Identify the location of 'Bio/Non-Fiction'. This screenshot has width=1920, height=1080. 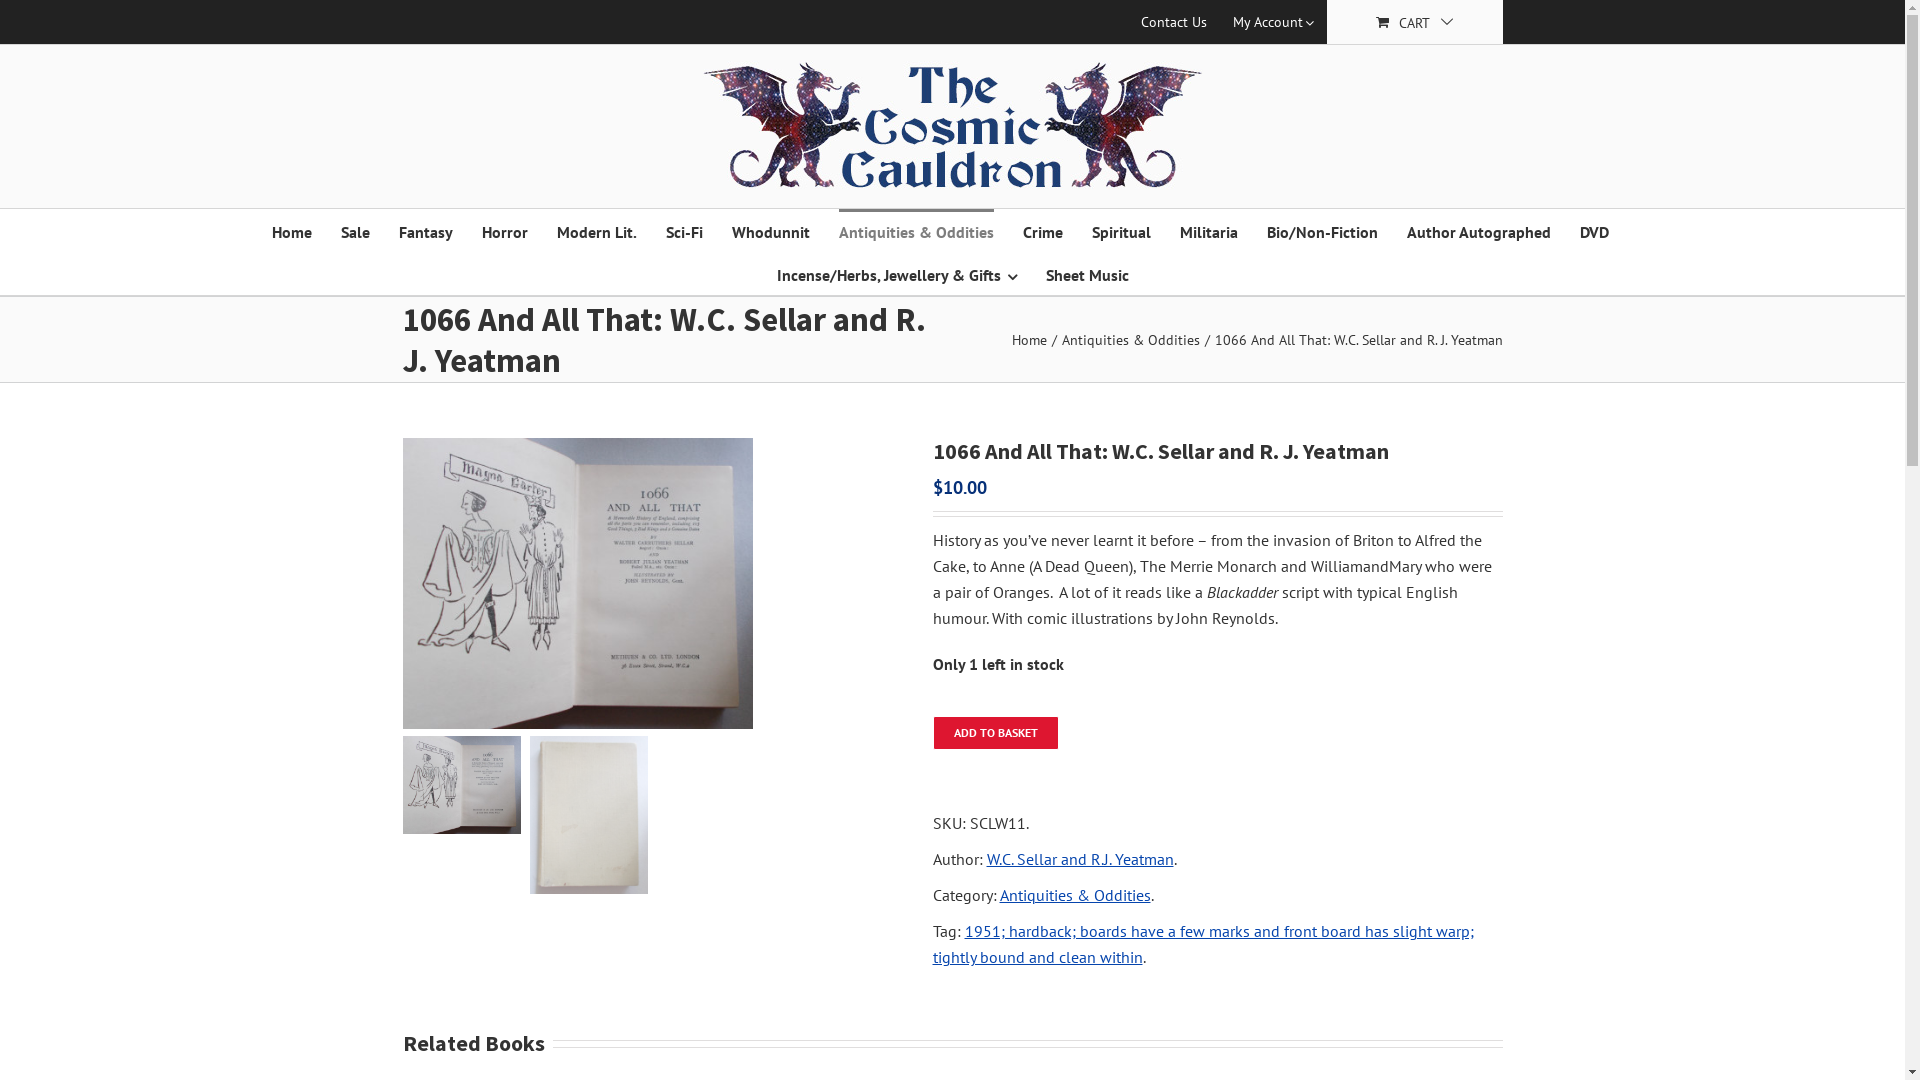
(1321, 229).